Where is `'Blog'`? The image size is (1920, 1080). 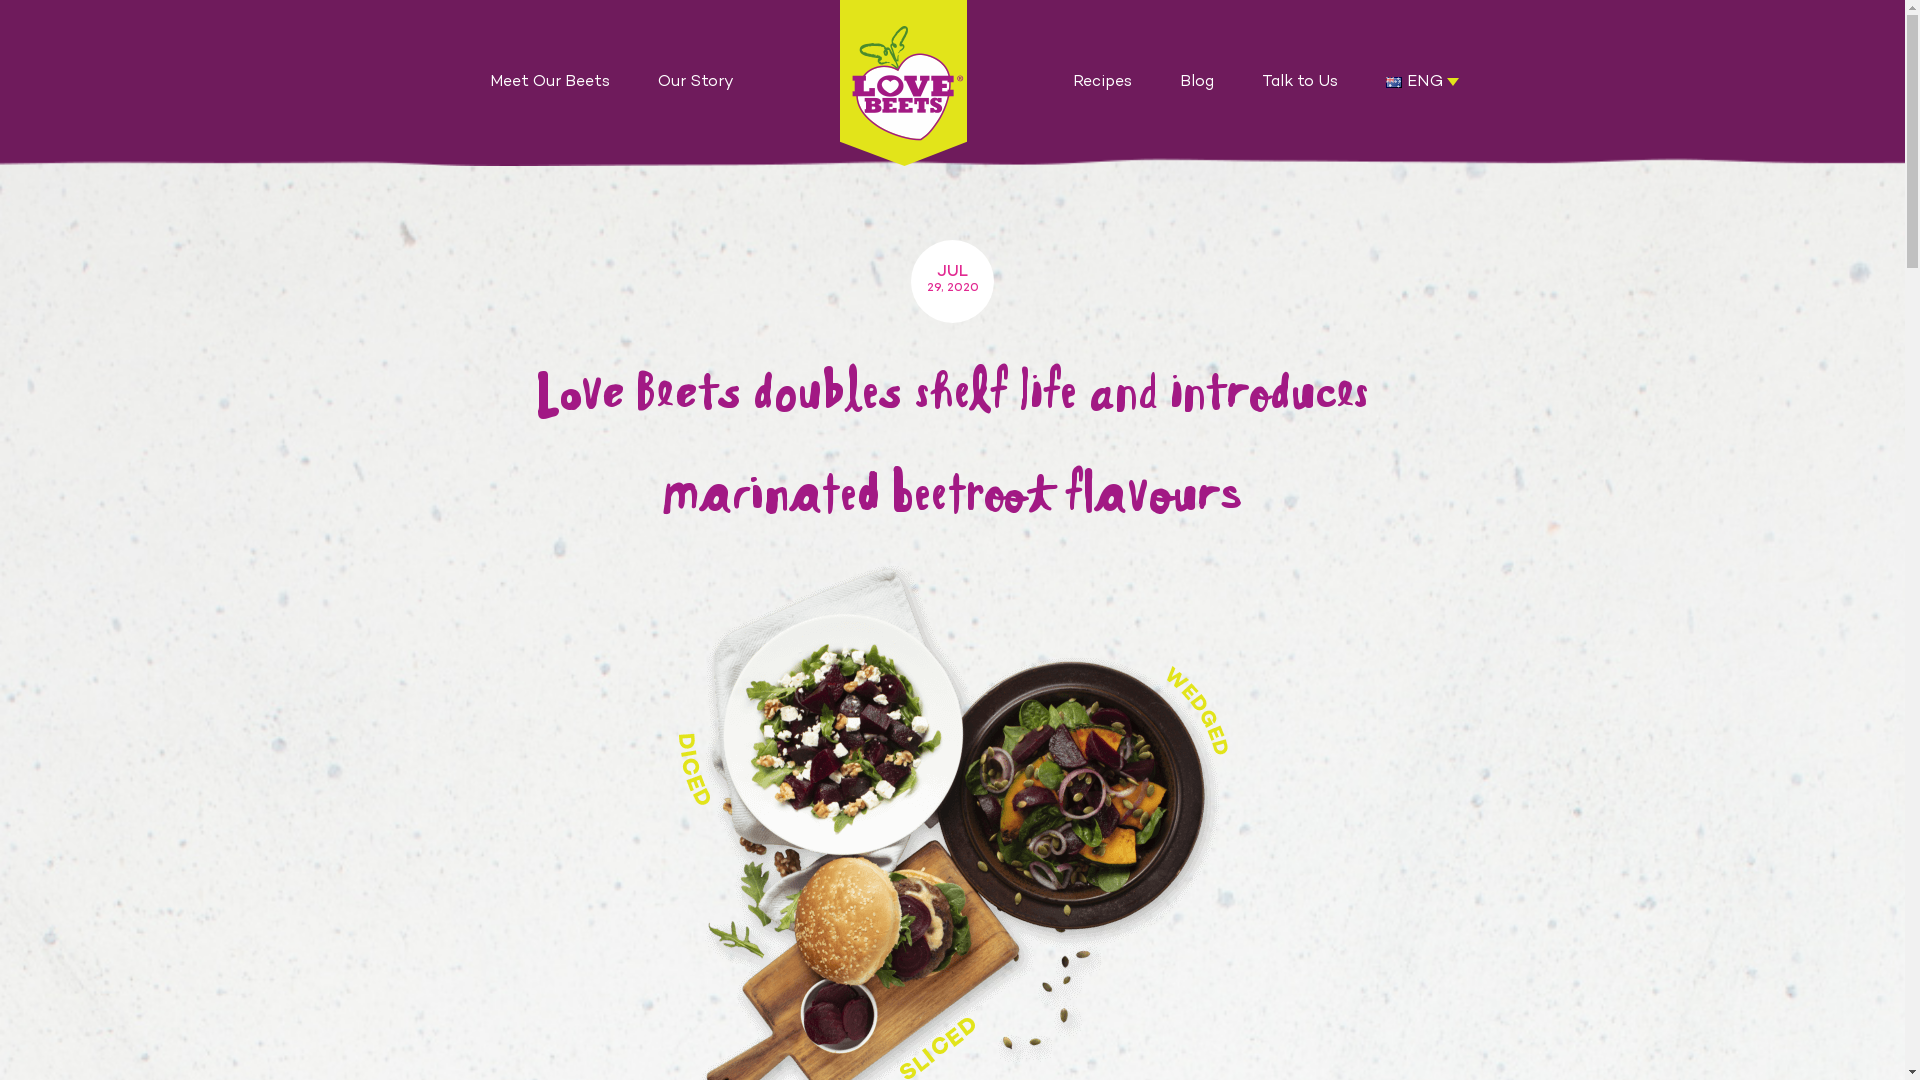
'Blog' is located at coordinates (1196, 82).